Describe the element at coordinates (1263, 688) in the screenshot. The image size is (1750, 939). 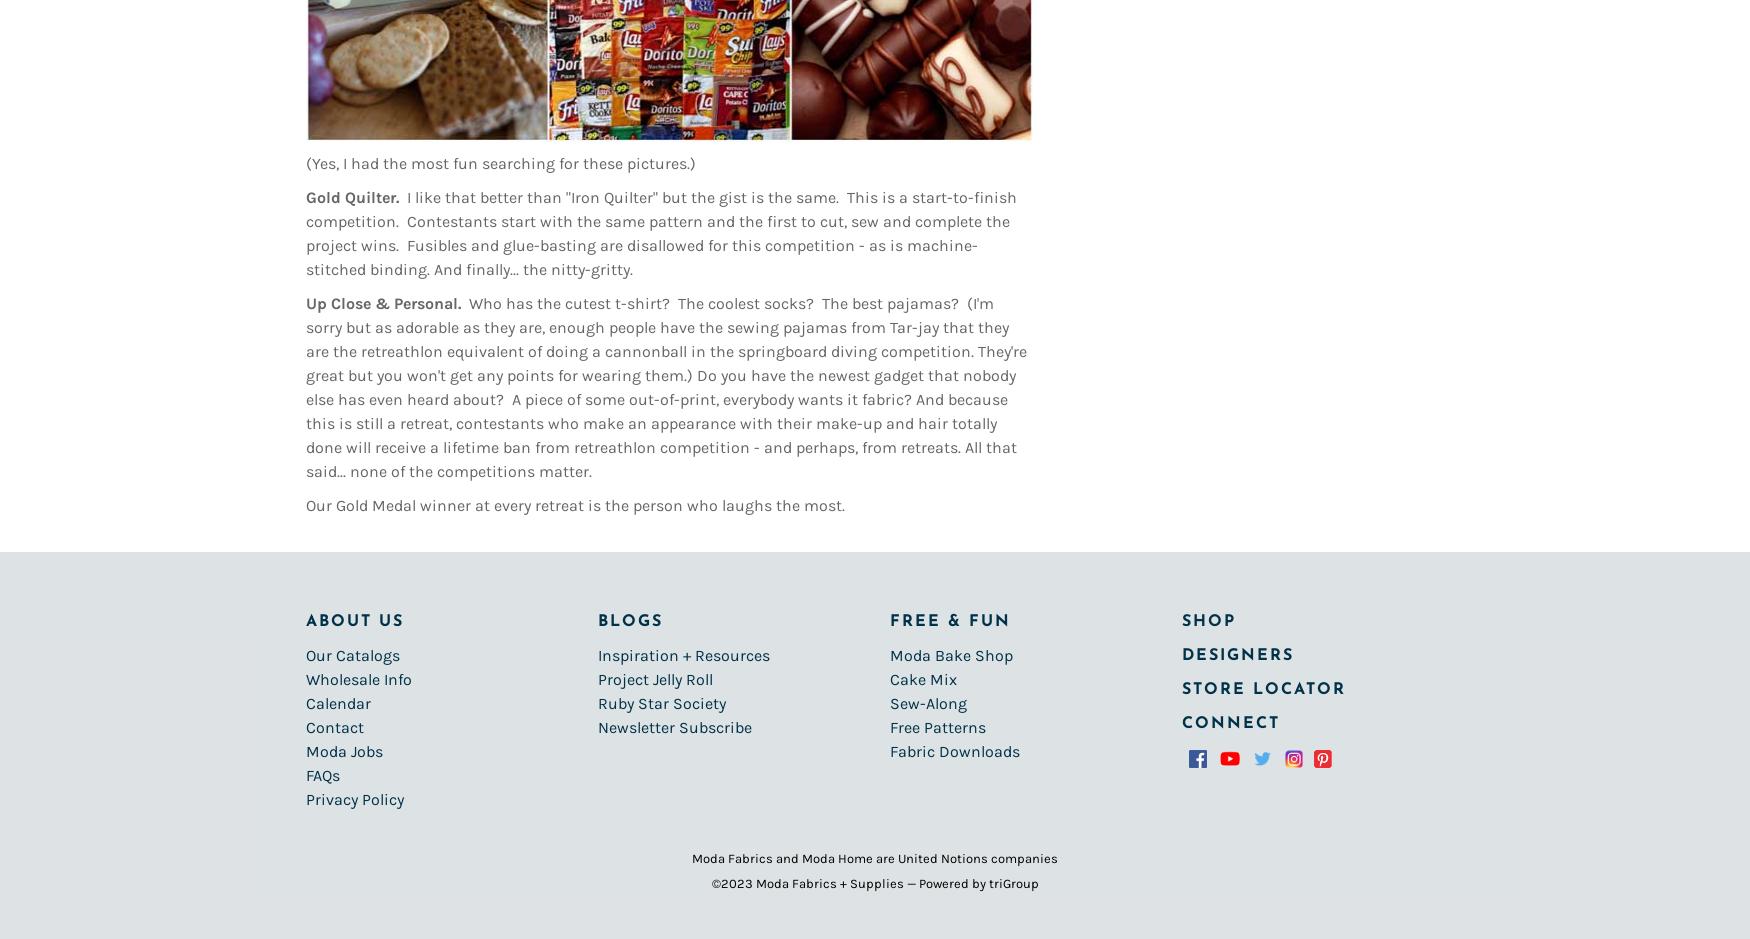
I see `'Store Locator'` at that location.